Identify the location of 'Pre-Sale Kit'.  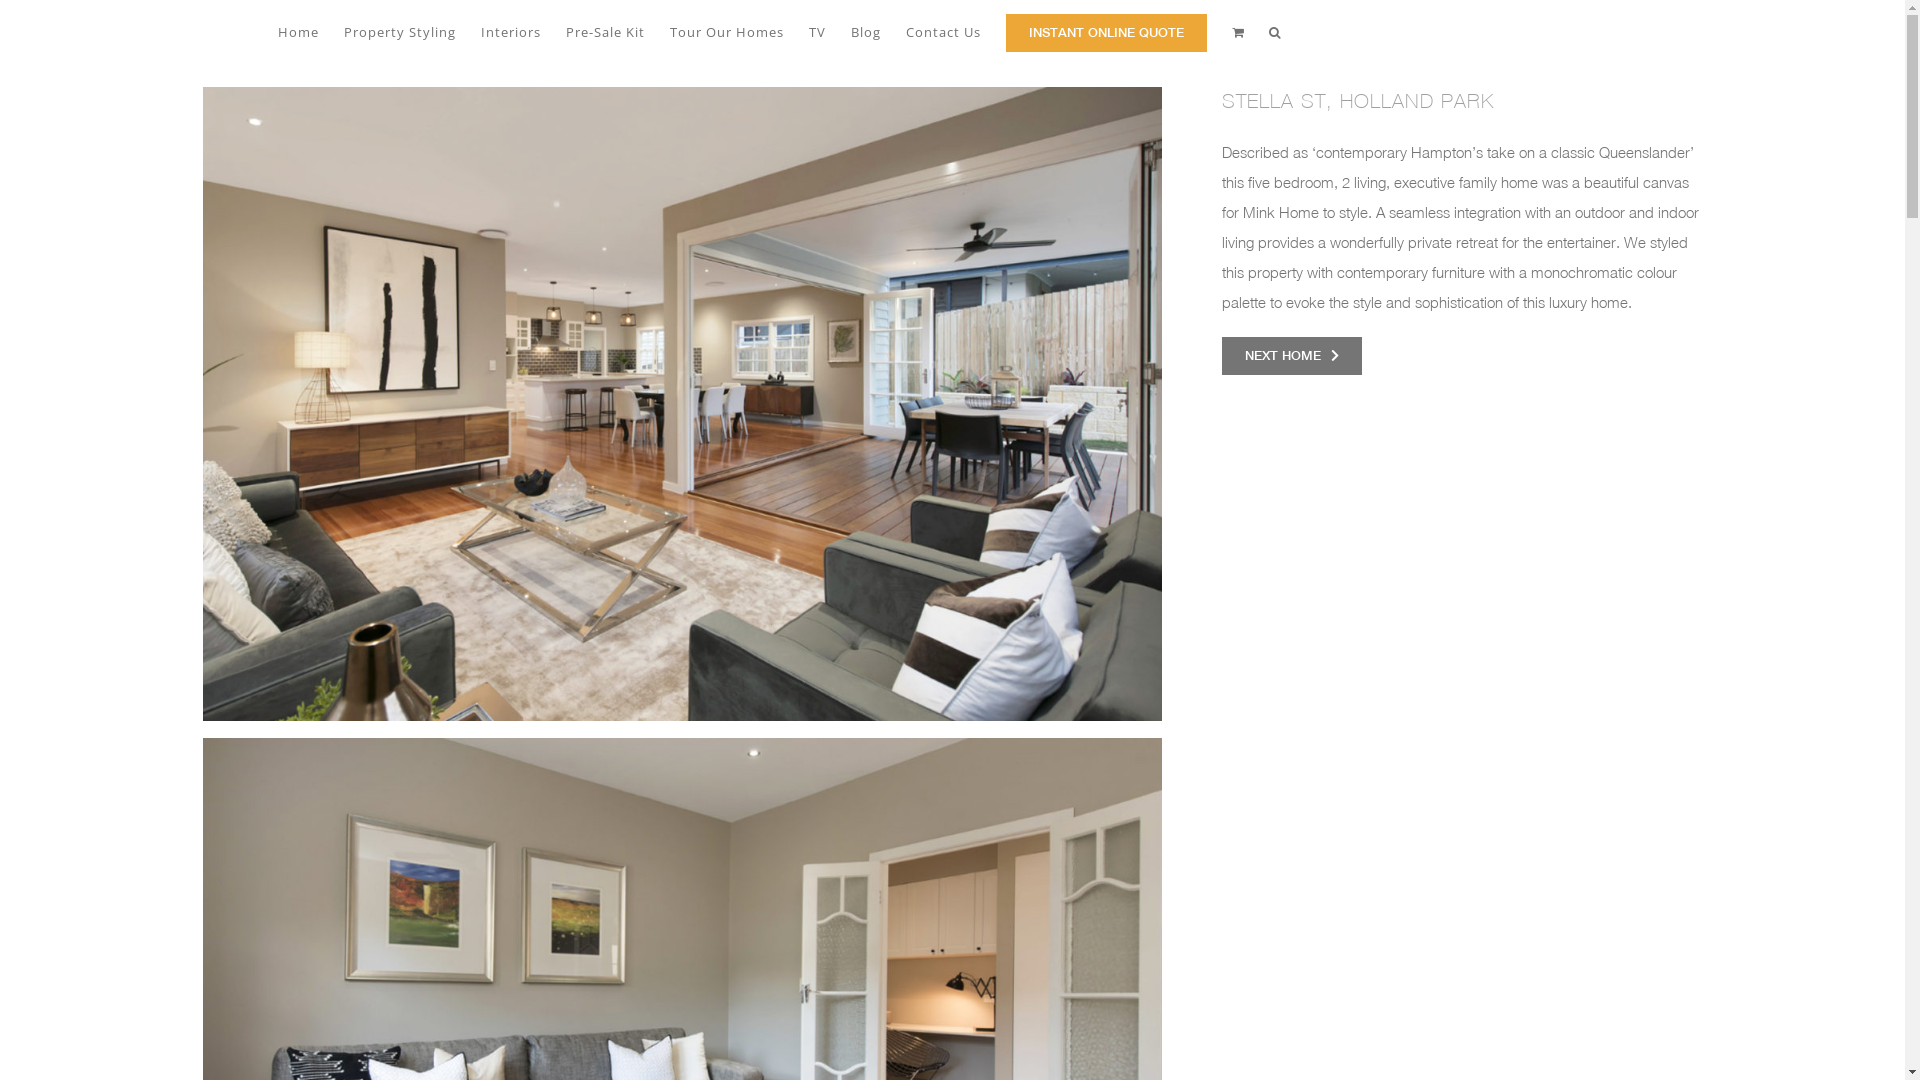
(604, 30).